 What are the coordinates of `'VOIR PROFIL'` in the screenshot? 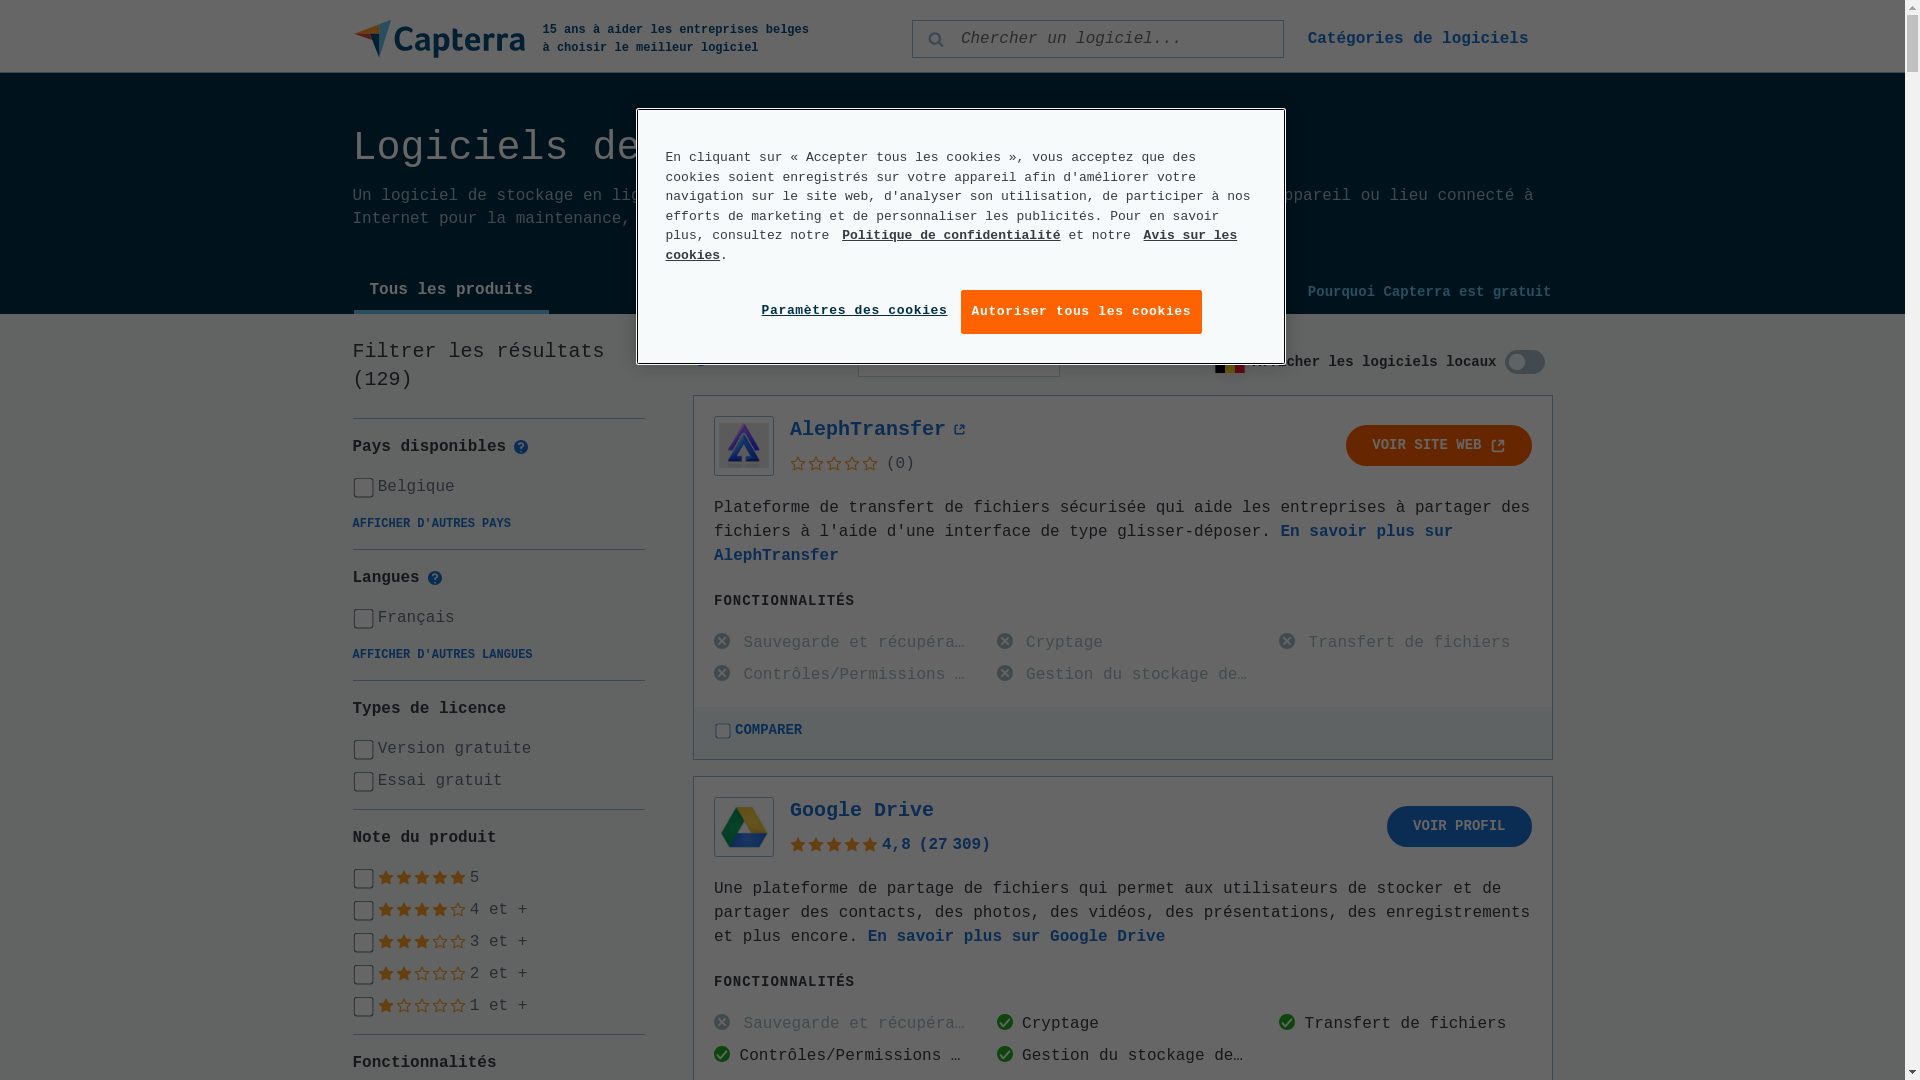 It's located at (1459, 826).